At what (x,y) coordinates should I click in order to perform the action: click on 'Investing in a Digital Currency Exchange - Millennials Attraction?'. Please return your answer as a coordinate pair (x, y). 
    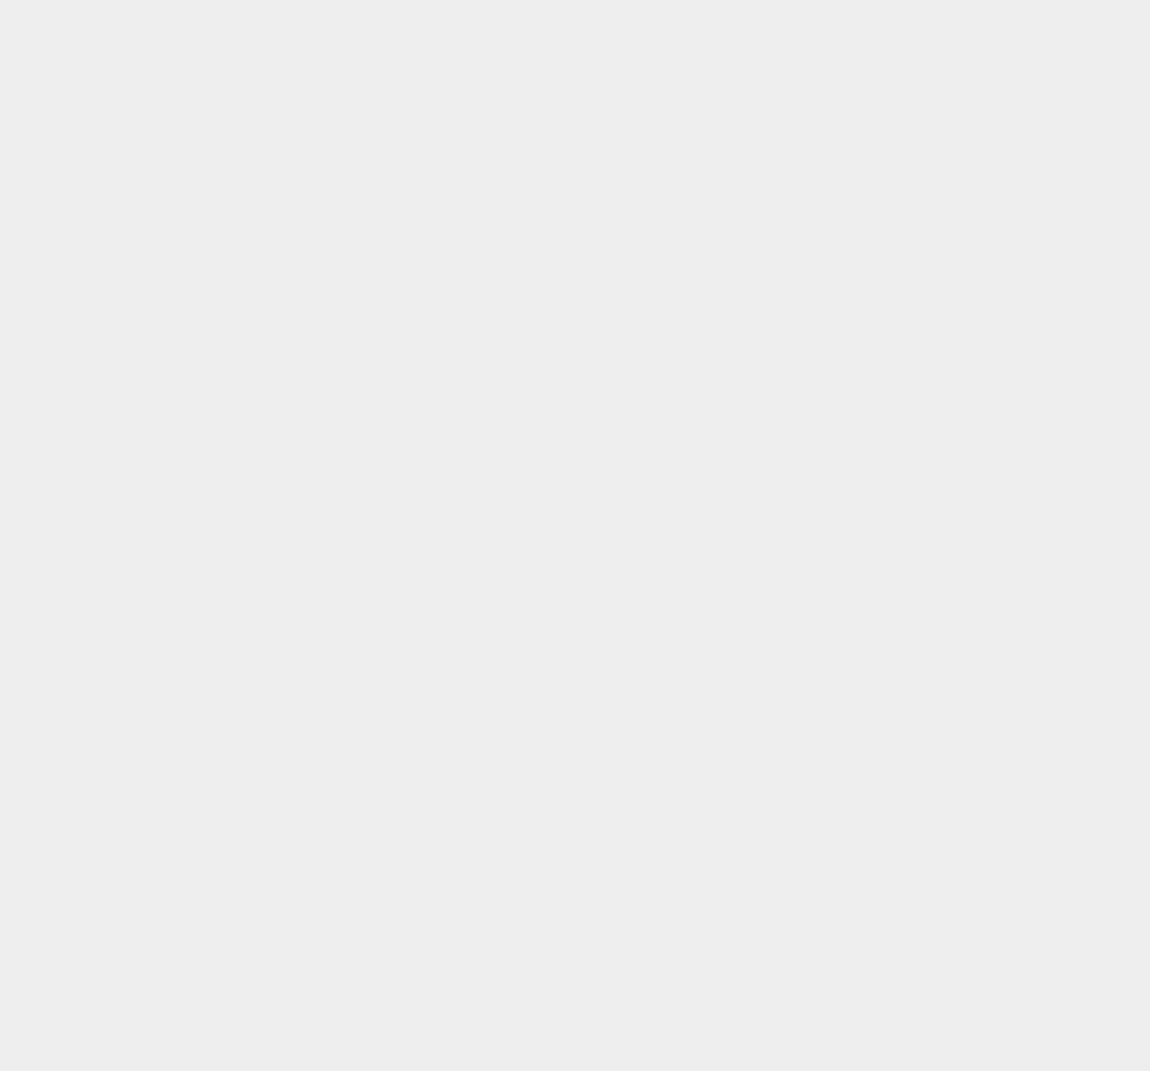
    Looking at the image, I should click on (964, 203).